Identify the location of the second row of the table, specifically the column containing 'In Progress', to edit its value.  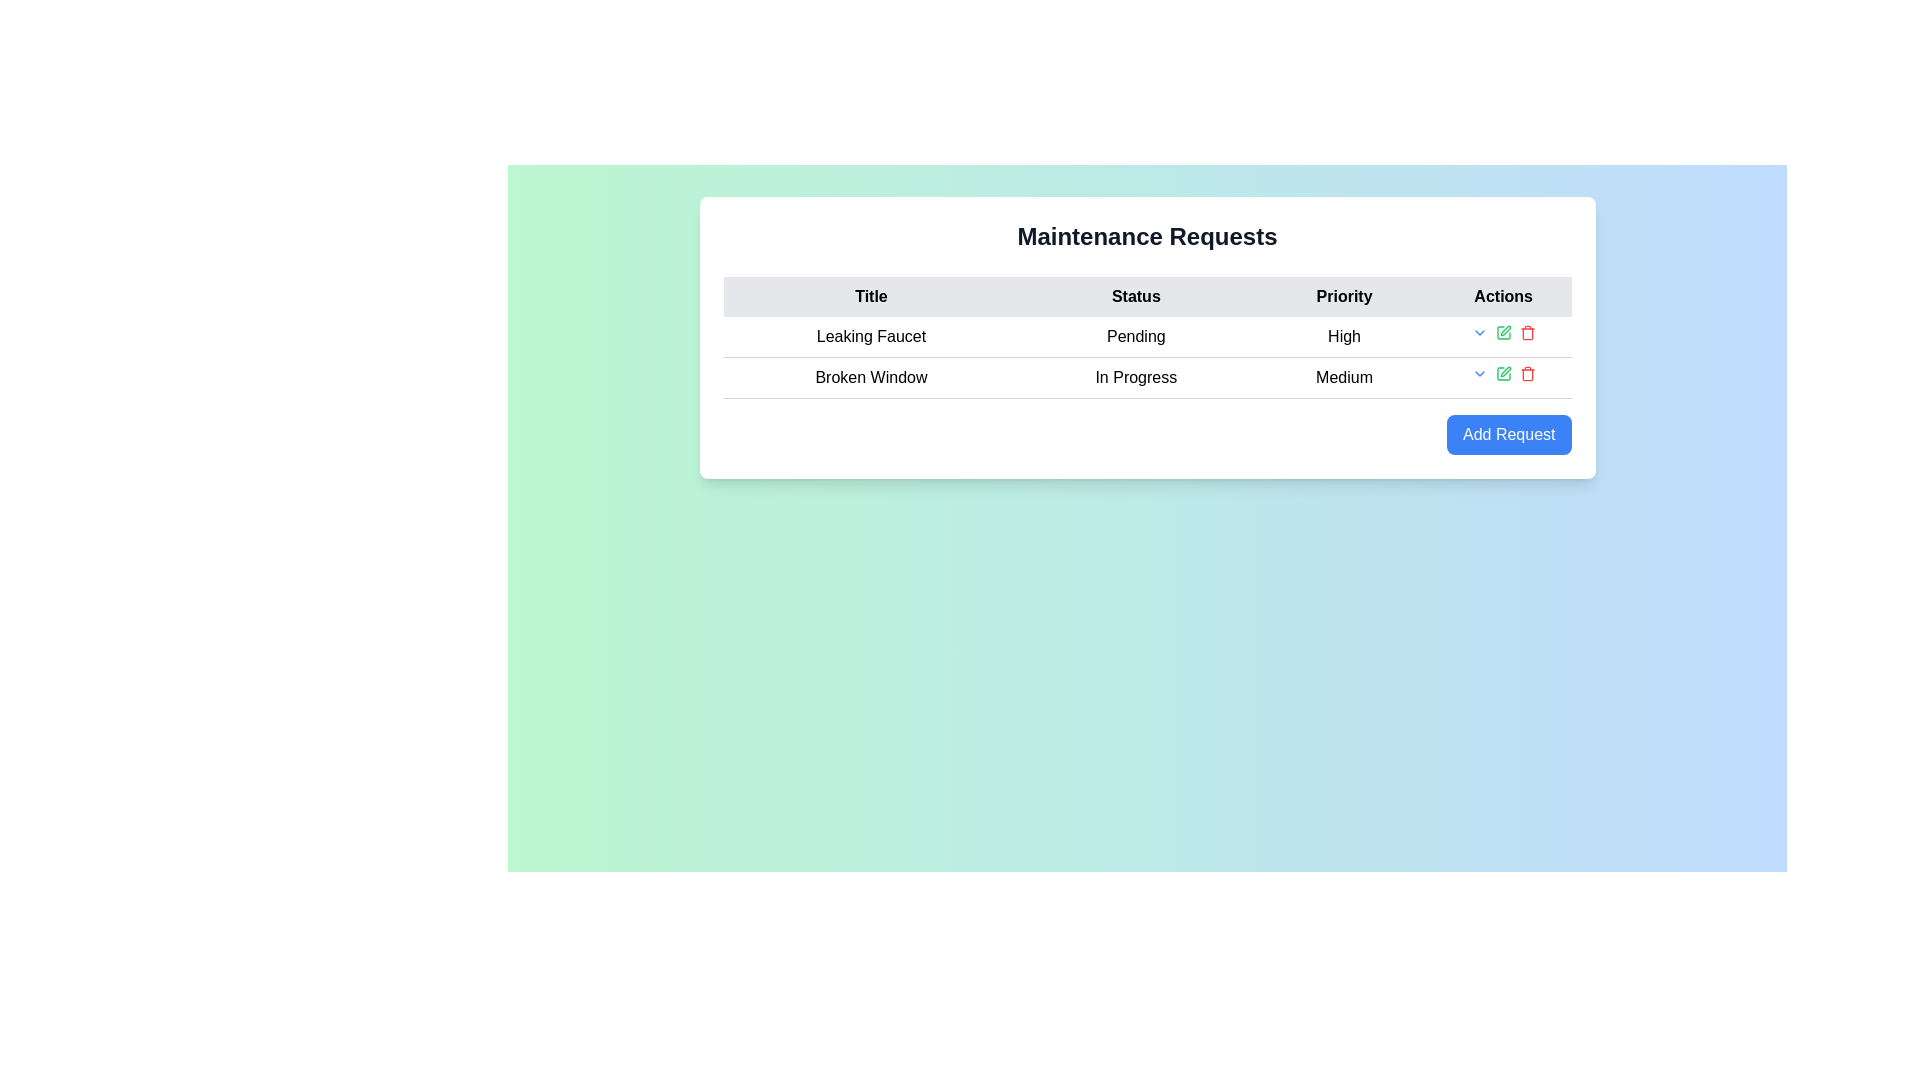
(1147, 378).